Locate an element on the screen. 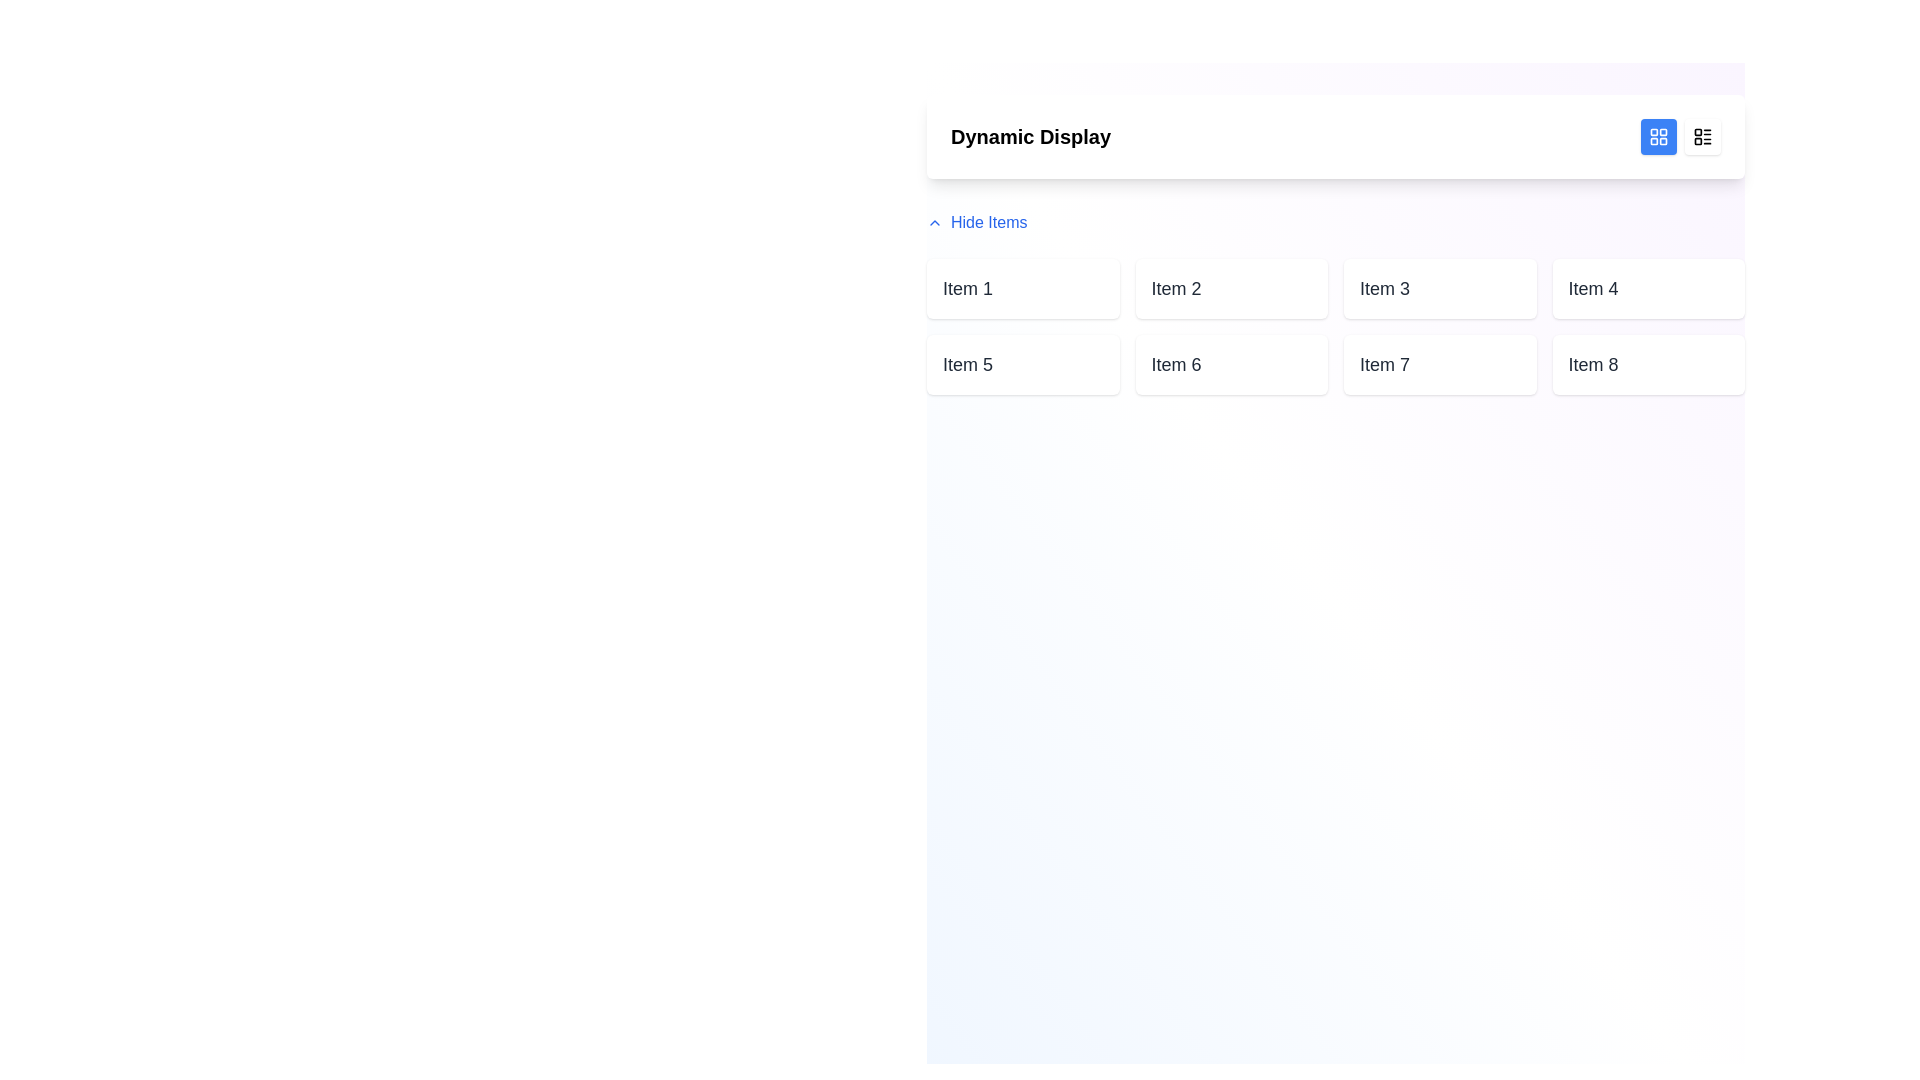 The width and height of the screenshot is (1920, 1080). the rounded button with a list layout icon located in the top-right corner of the interface is located at coordinates (1702, 136).